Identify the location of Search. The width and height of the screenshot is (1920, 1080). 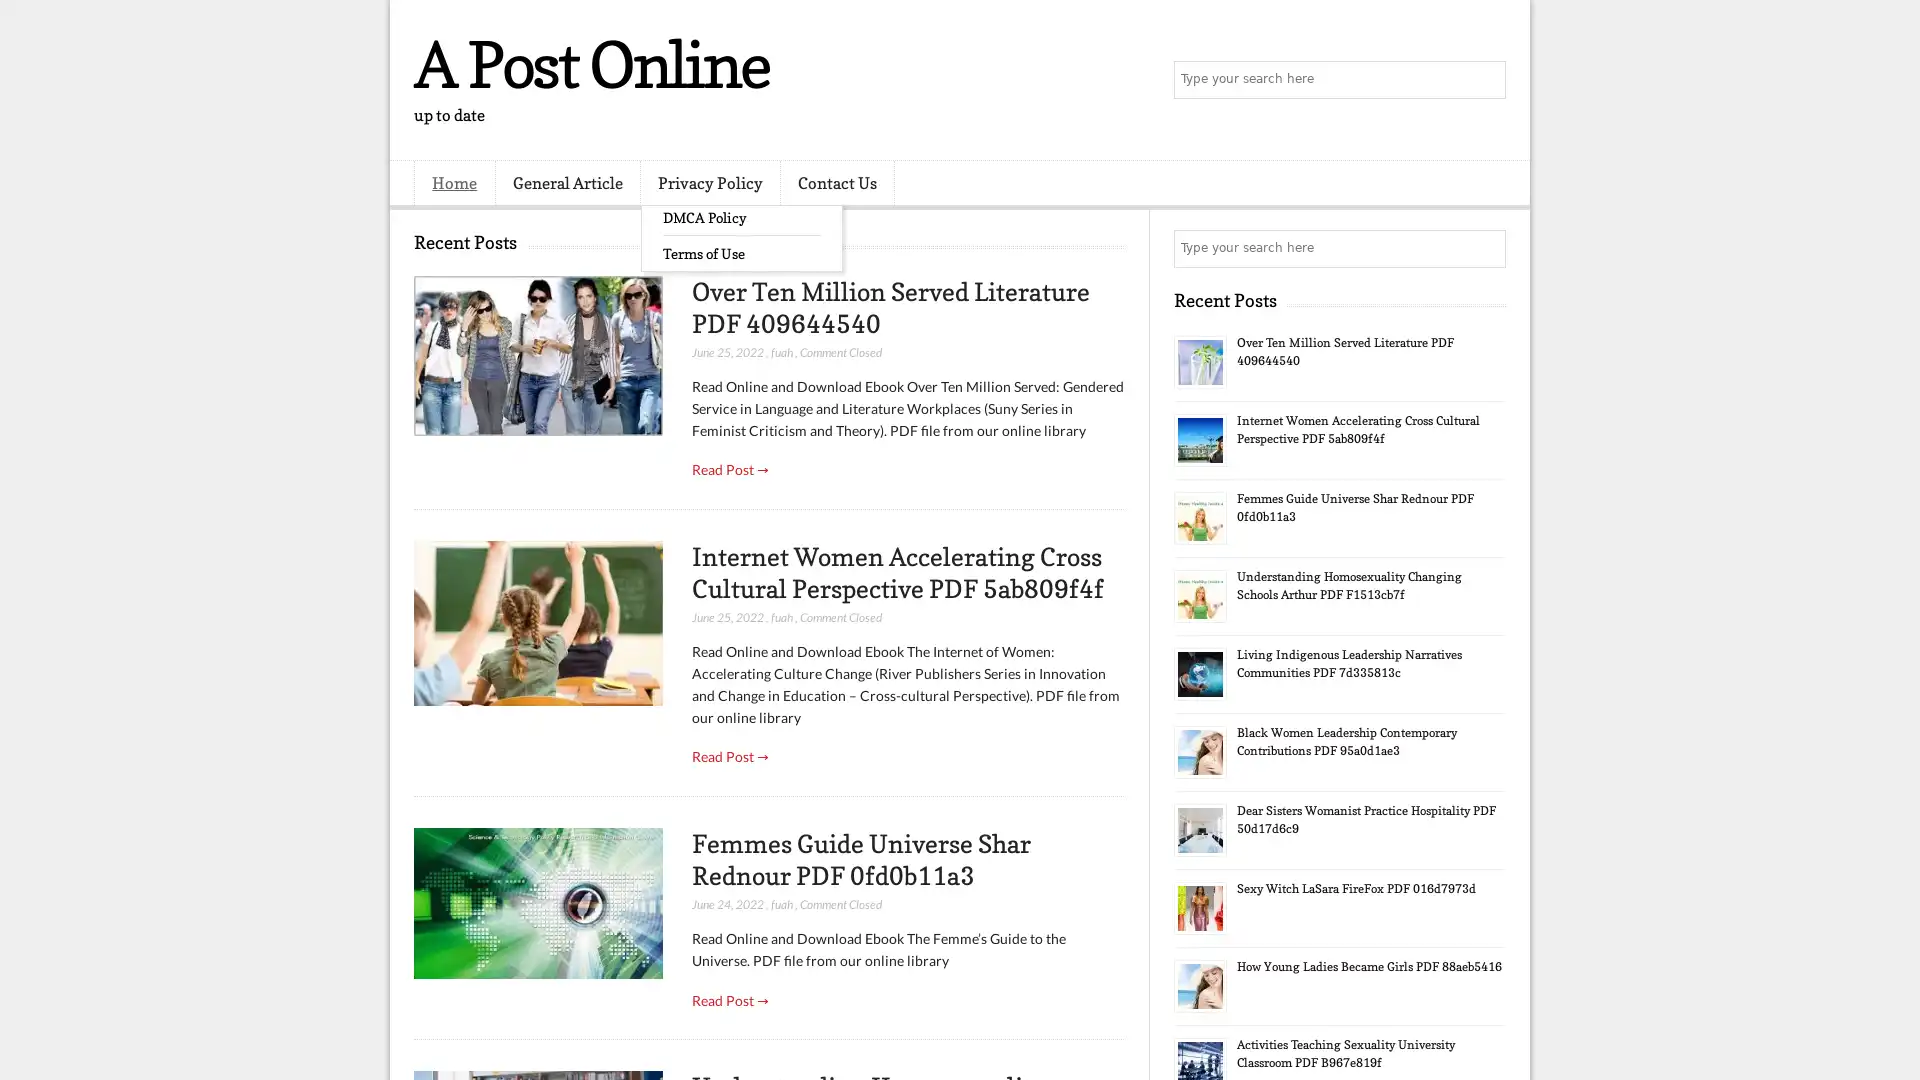
(1485, 80).